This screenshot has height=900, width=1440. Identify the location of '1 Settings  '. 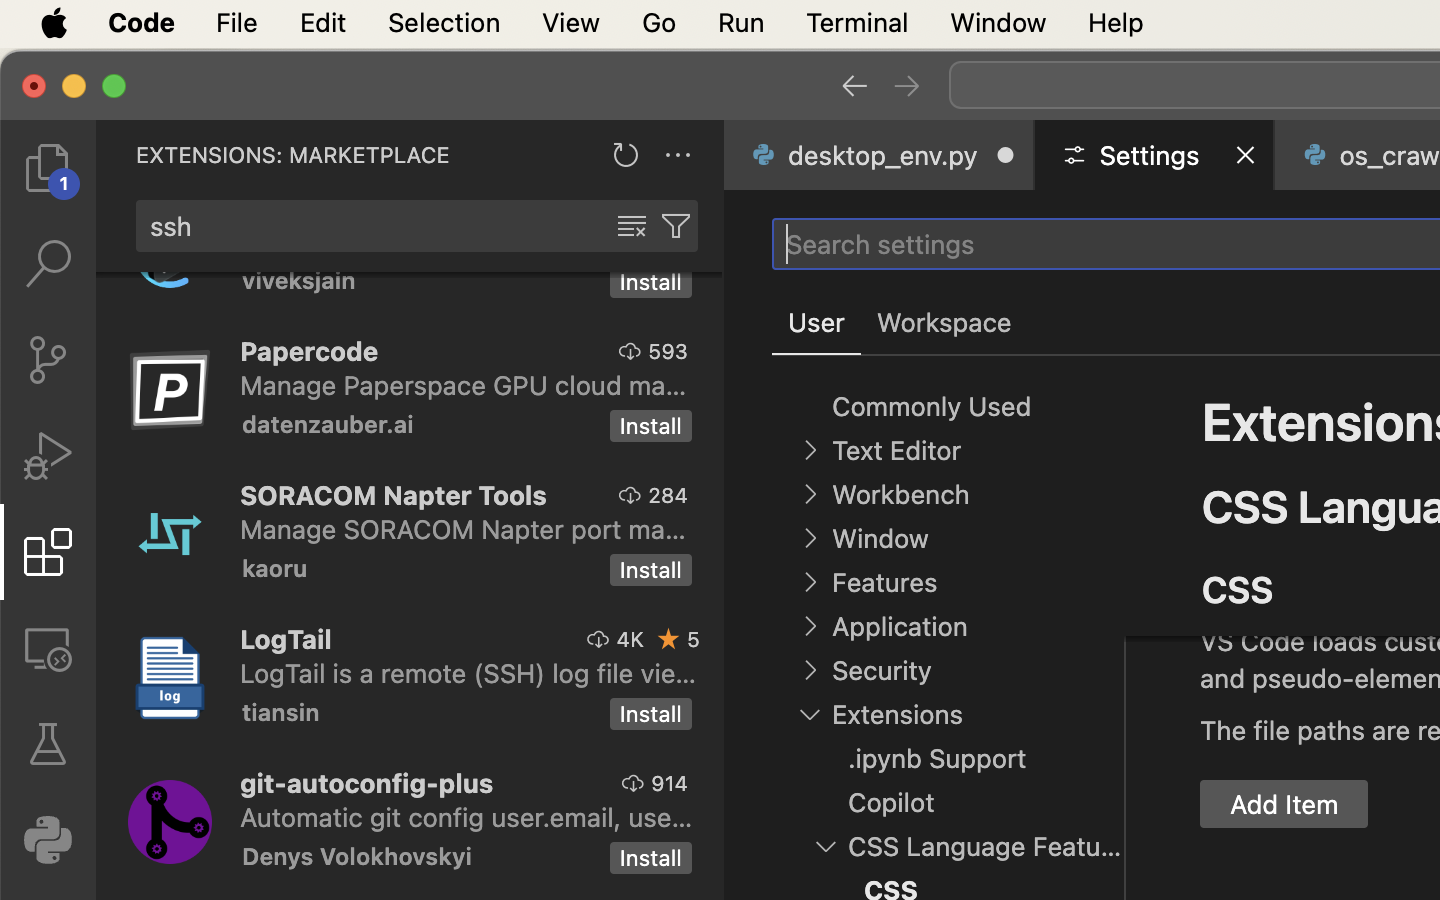
(1156, 154).